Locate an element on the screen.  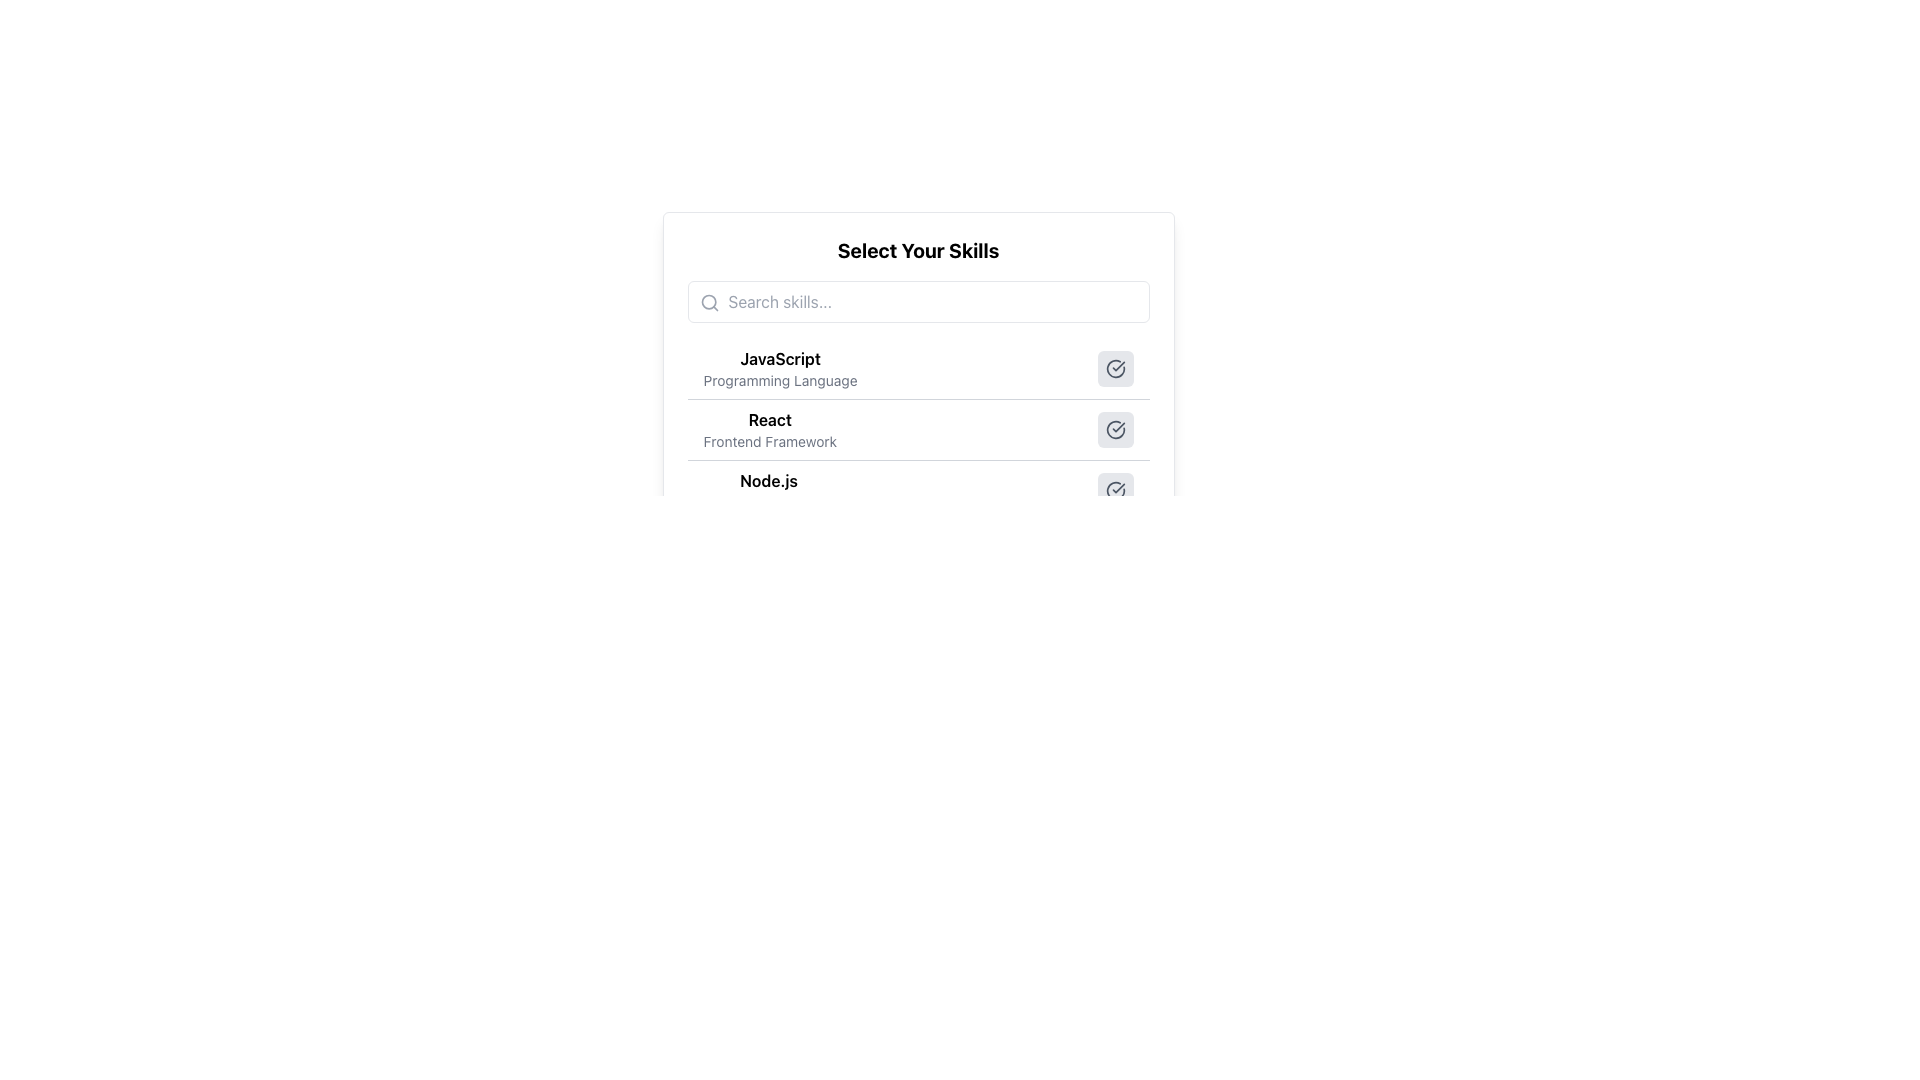
description of the list item labeled 'Node.js' with a checkbox, which is the third entry in the list of selectable options is located at coordinates (917, 490).